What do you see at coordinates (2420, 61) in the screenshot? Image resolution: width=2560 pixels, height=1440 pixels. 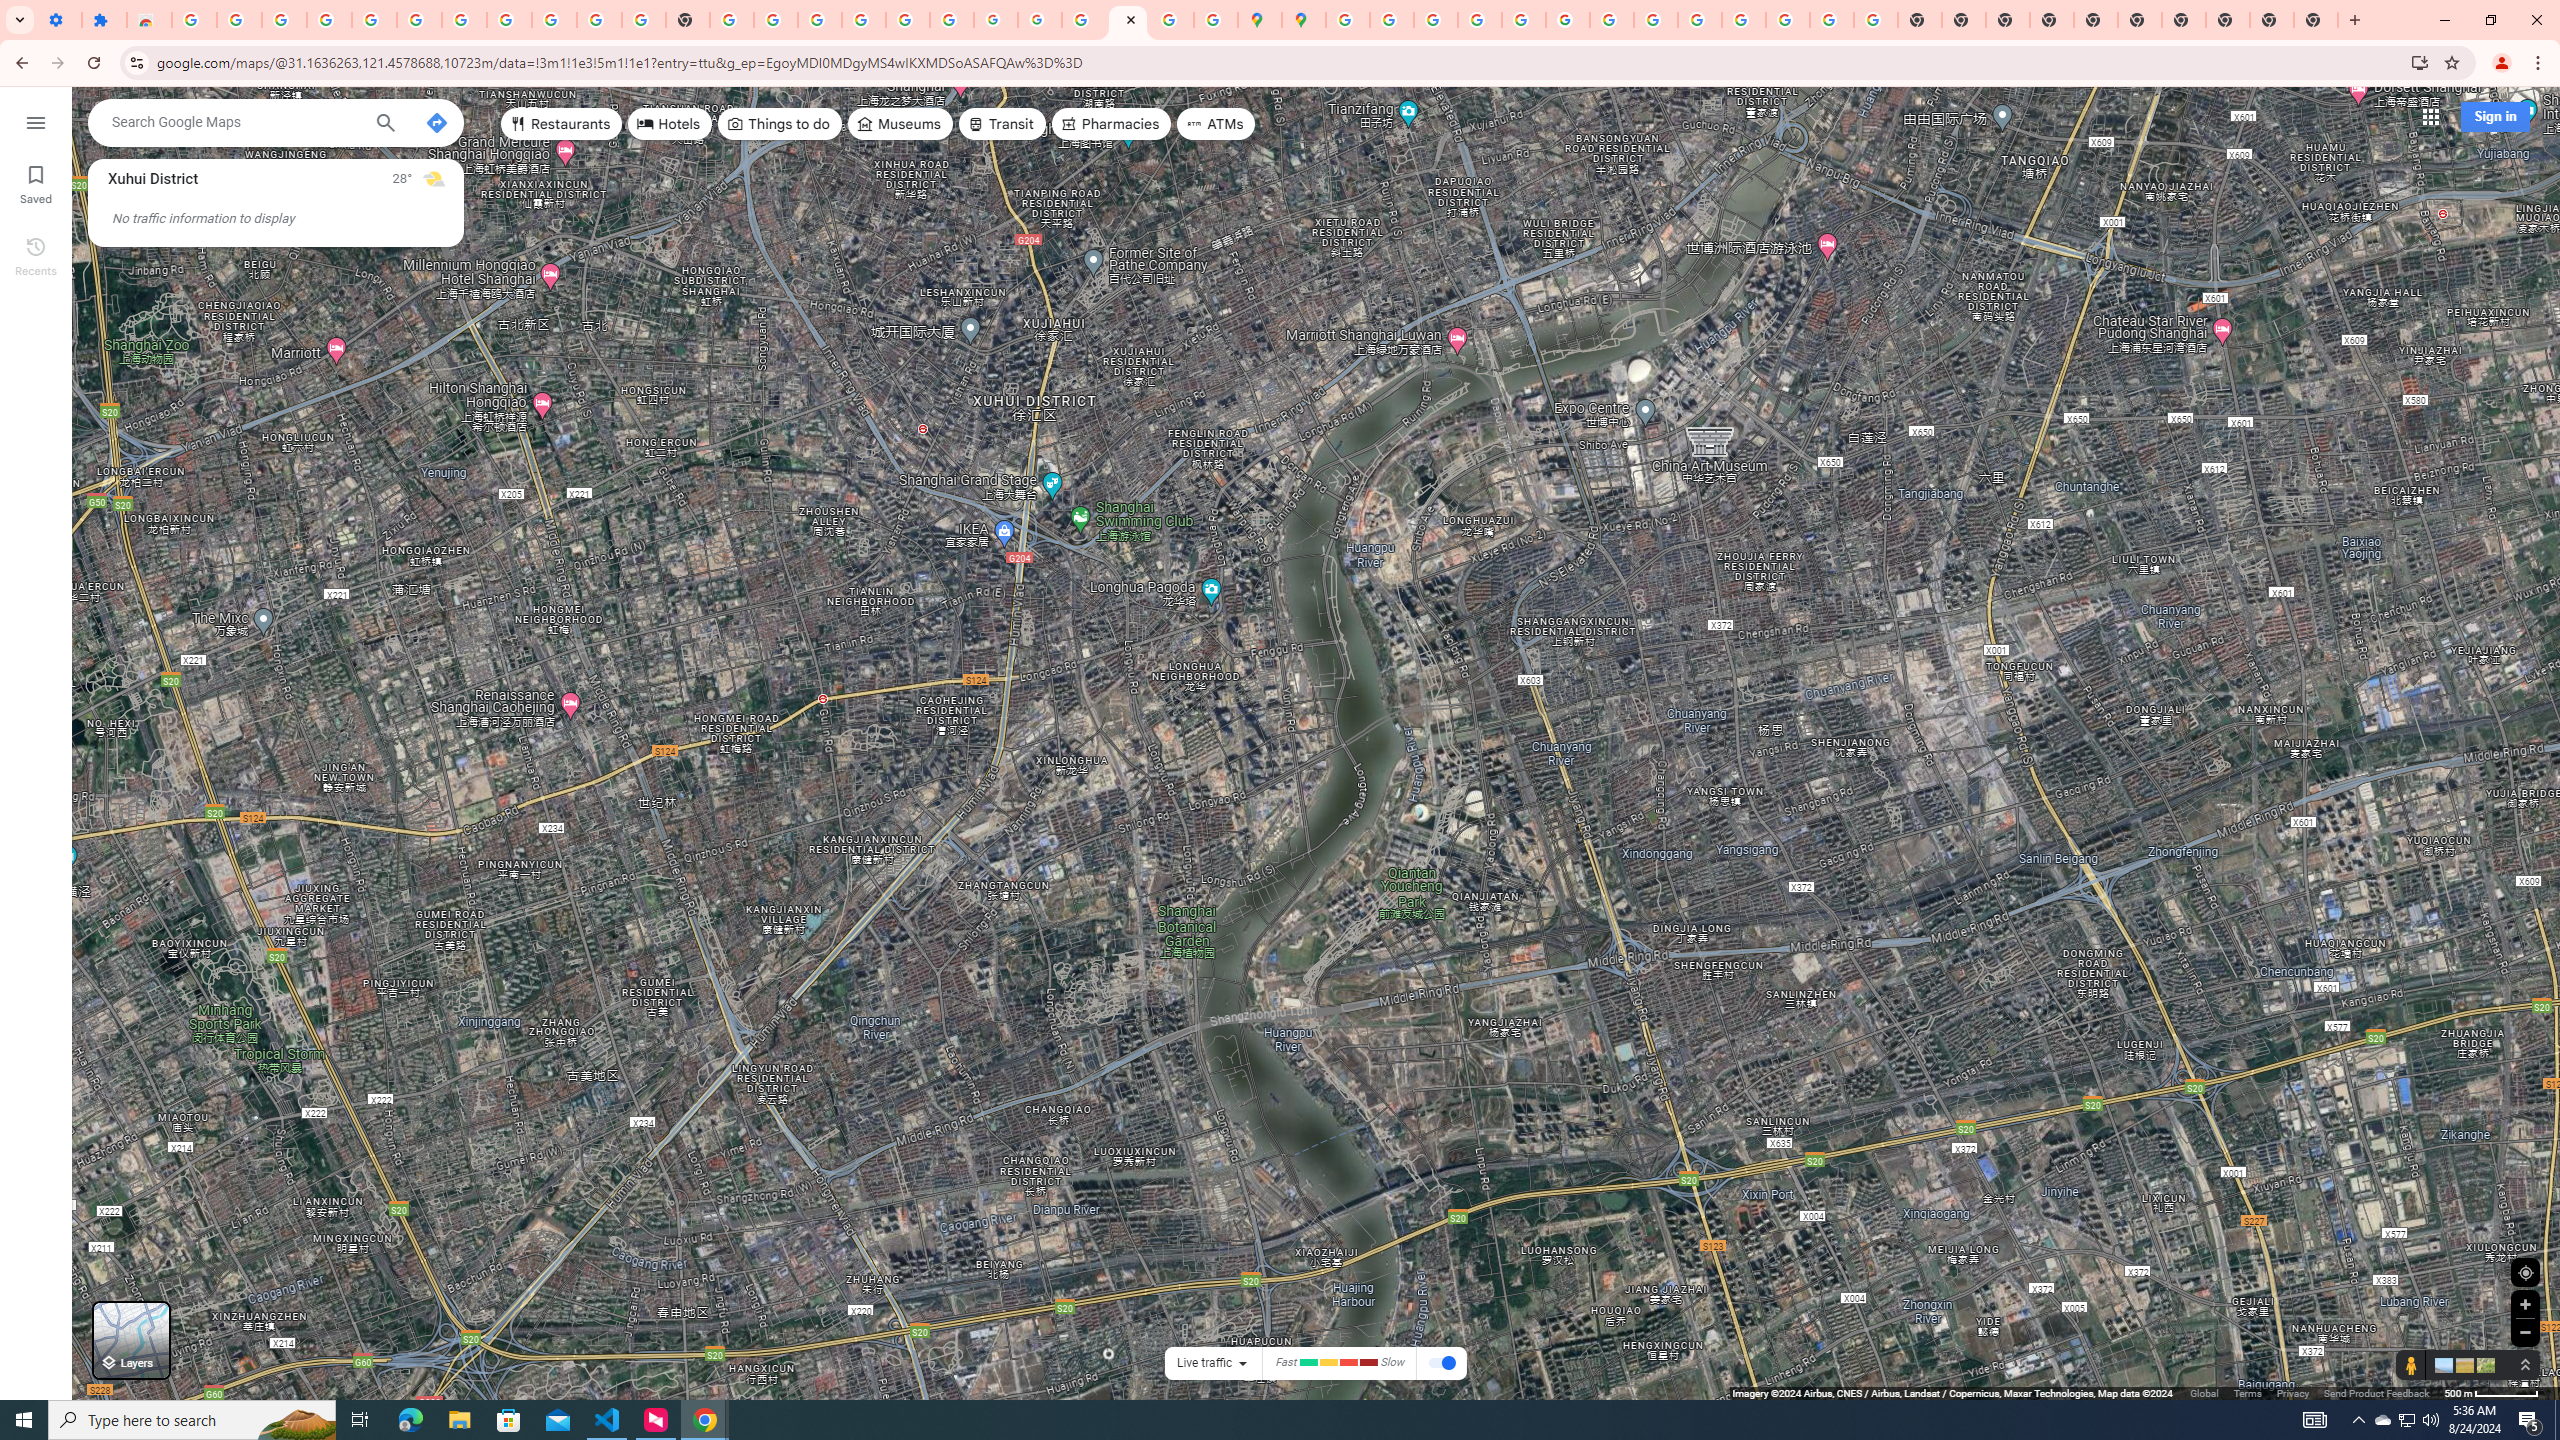 I see `'Install Google Maps'` at bounding box center [2420, 61].